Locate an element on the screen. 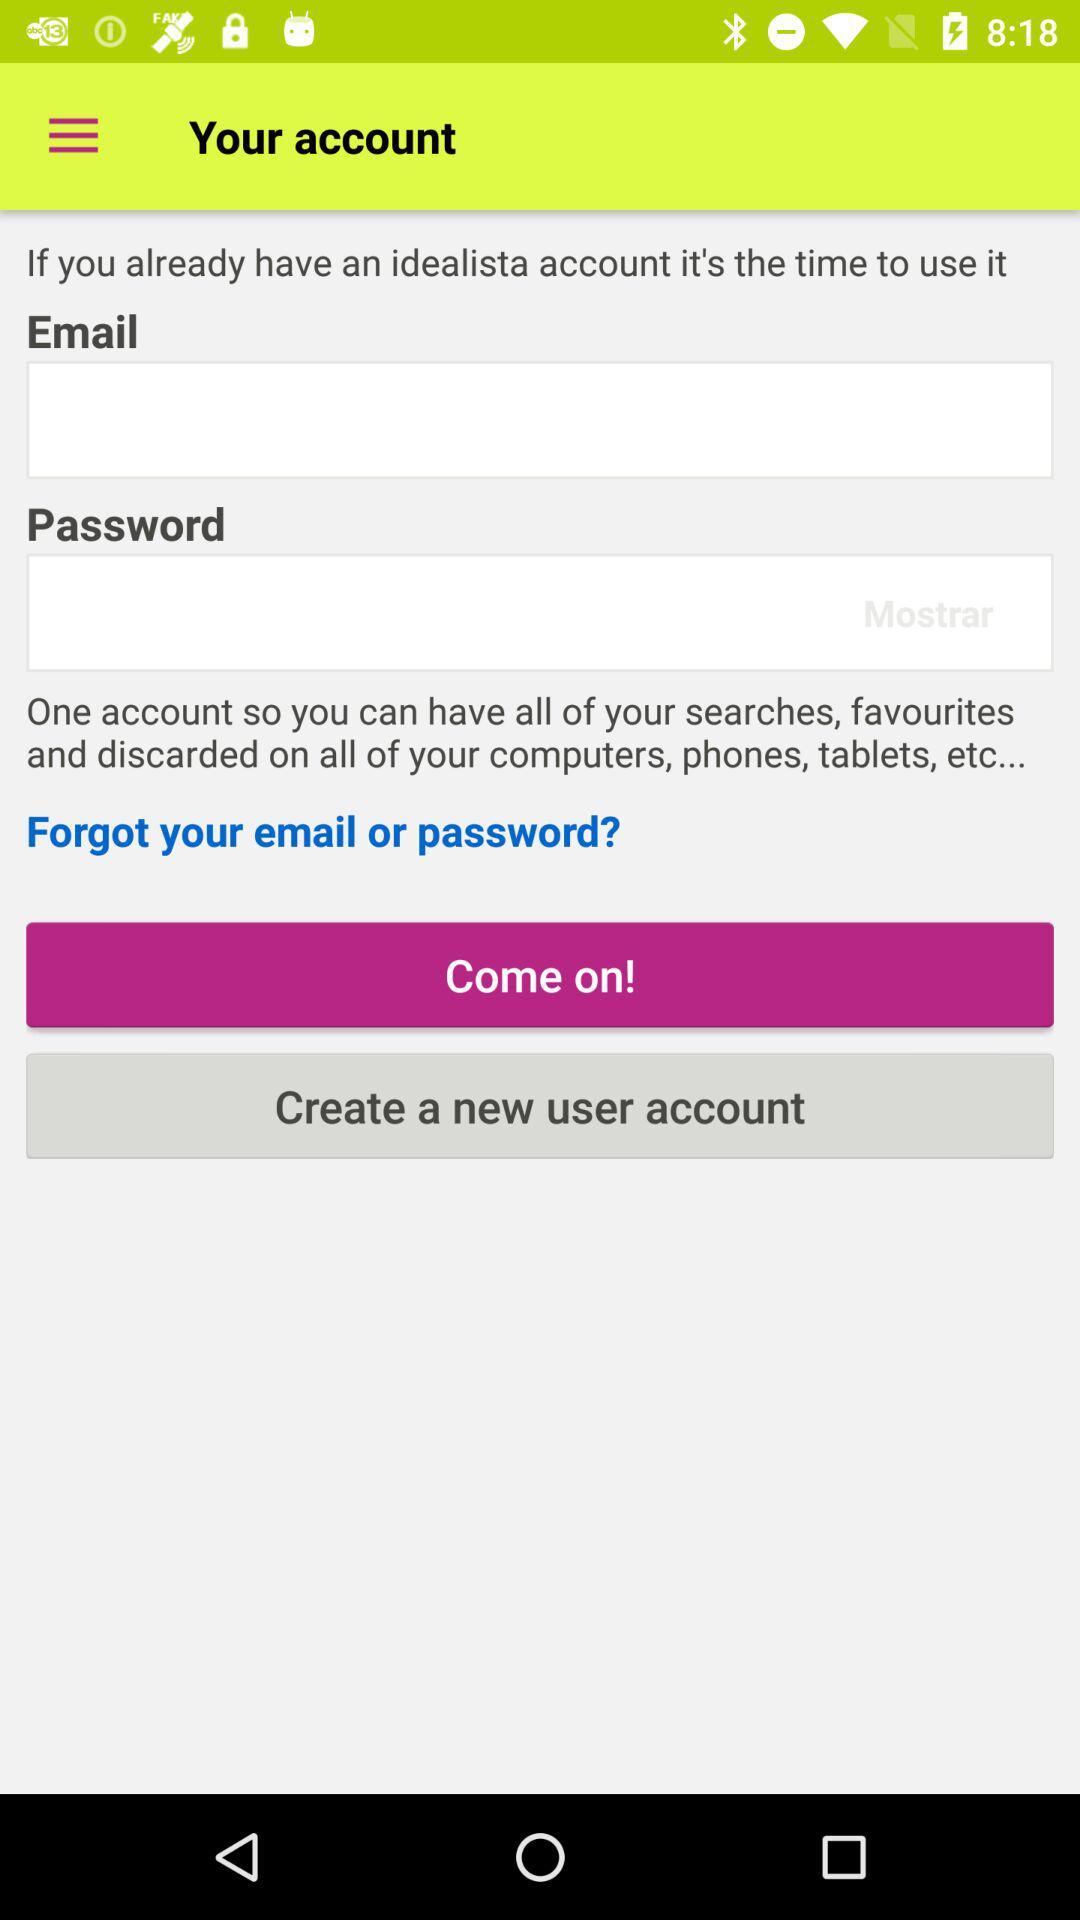 Image resolution: width=1080 pixels, height=1920 pixels. the forgot your email item is located at coordinates (540, 830).